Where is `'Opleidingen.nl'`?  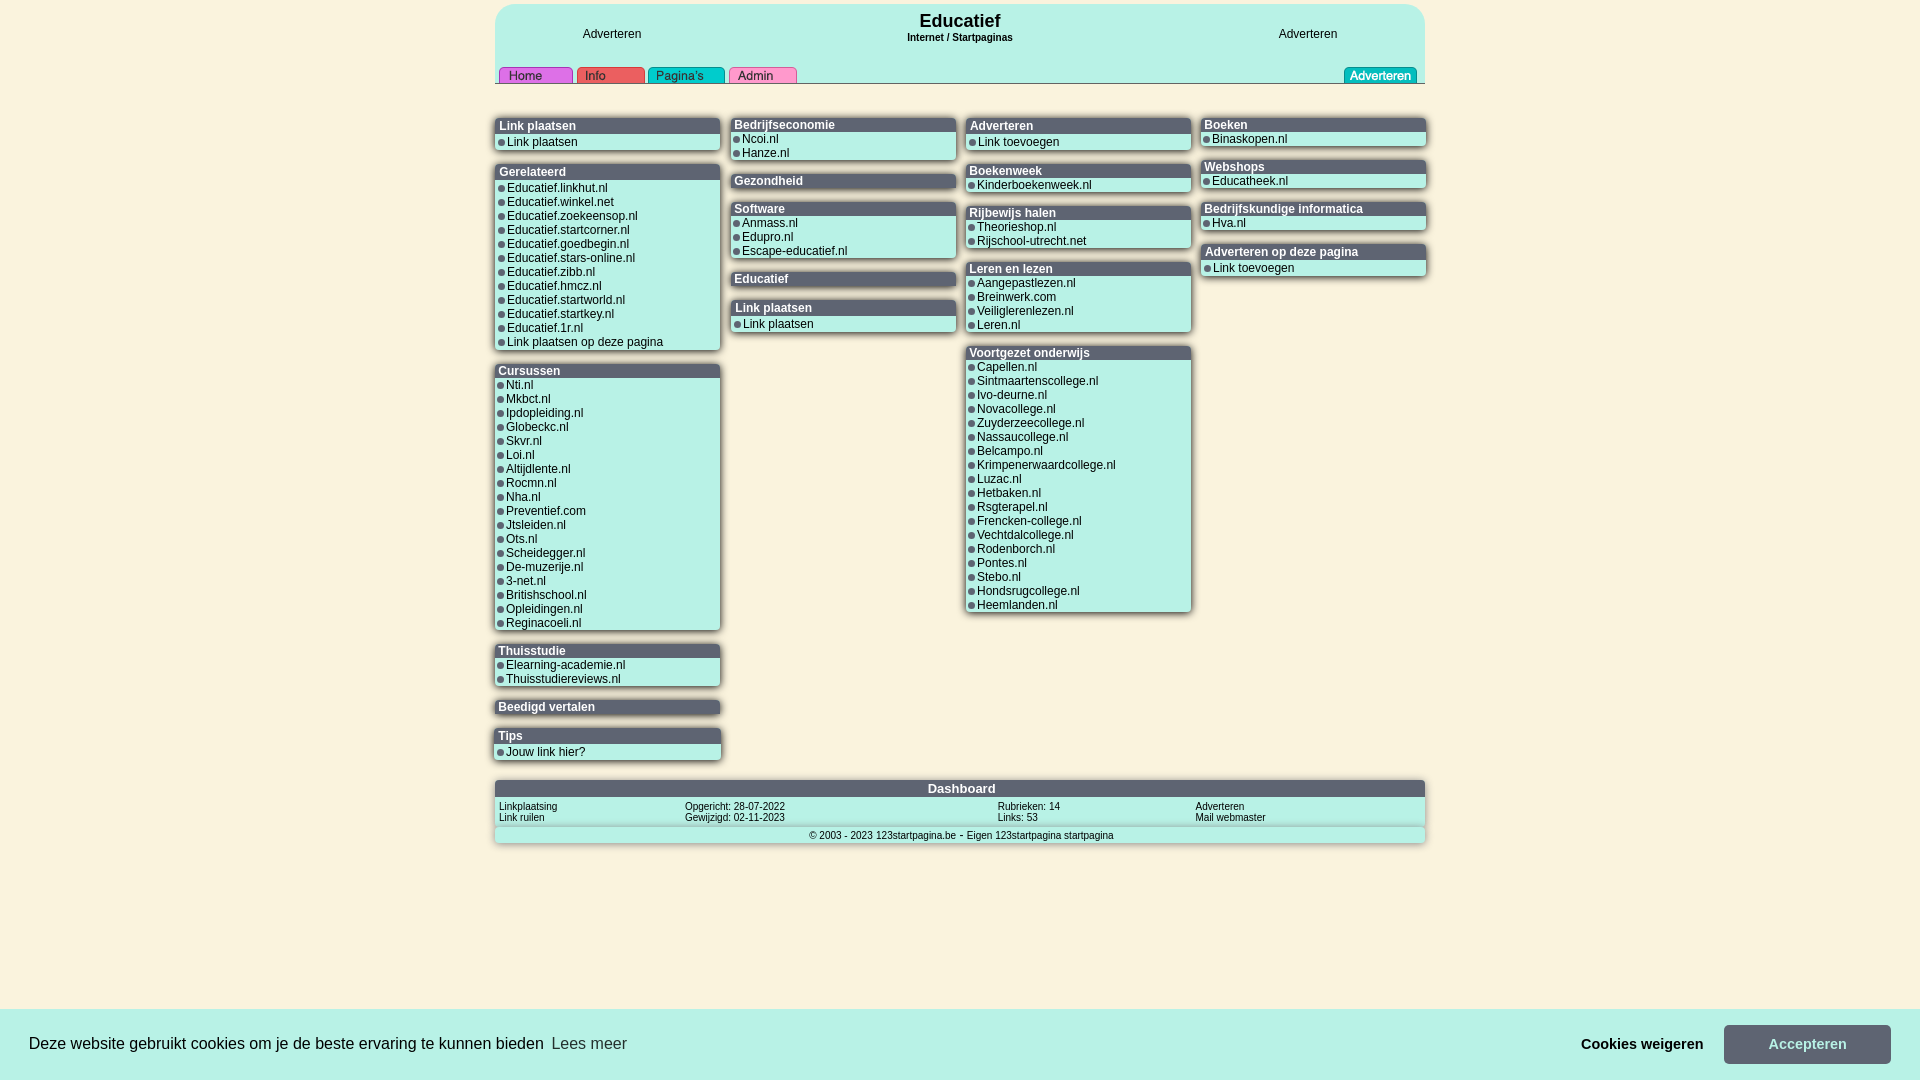
'Opleidingen.nl' is located at coordinates (544, 608).